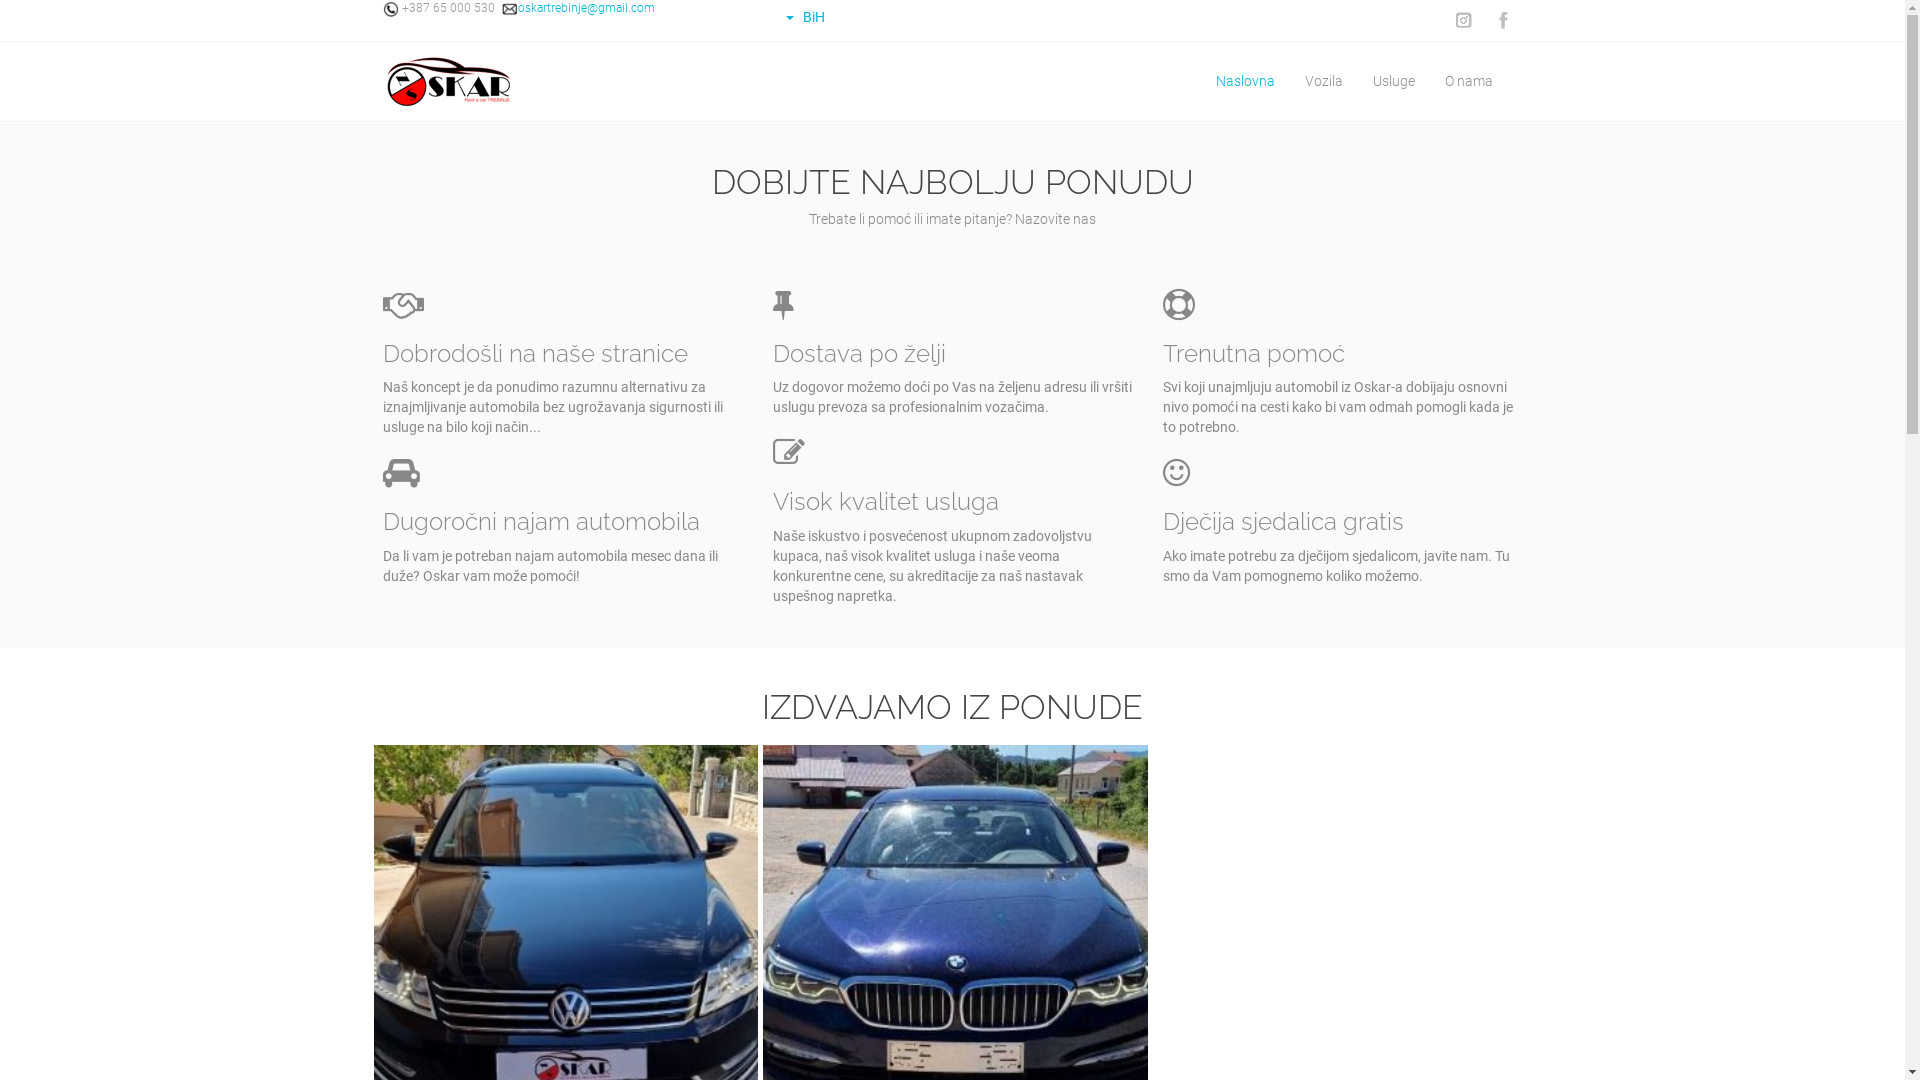 This screenshot has width=1920, height=1080. Describe the element at coordinates (575, 7) in the screenshot. I see `'oskartrebinje@gmail.com'` at that location.